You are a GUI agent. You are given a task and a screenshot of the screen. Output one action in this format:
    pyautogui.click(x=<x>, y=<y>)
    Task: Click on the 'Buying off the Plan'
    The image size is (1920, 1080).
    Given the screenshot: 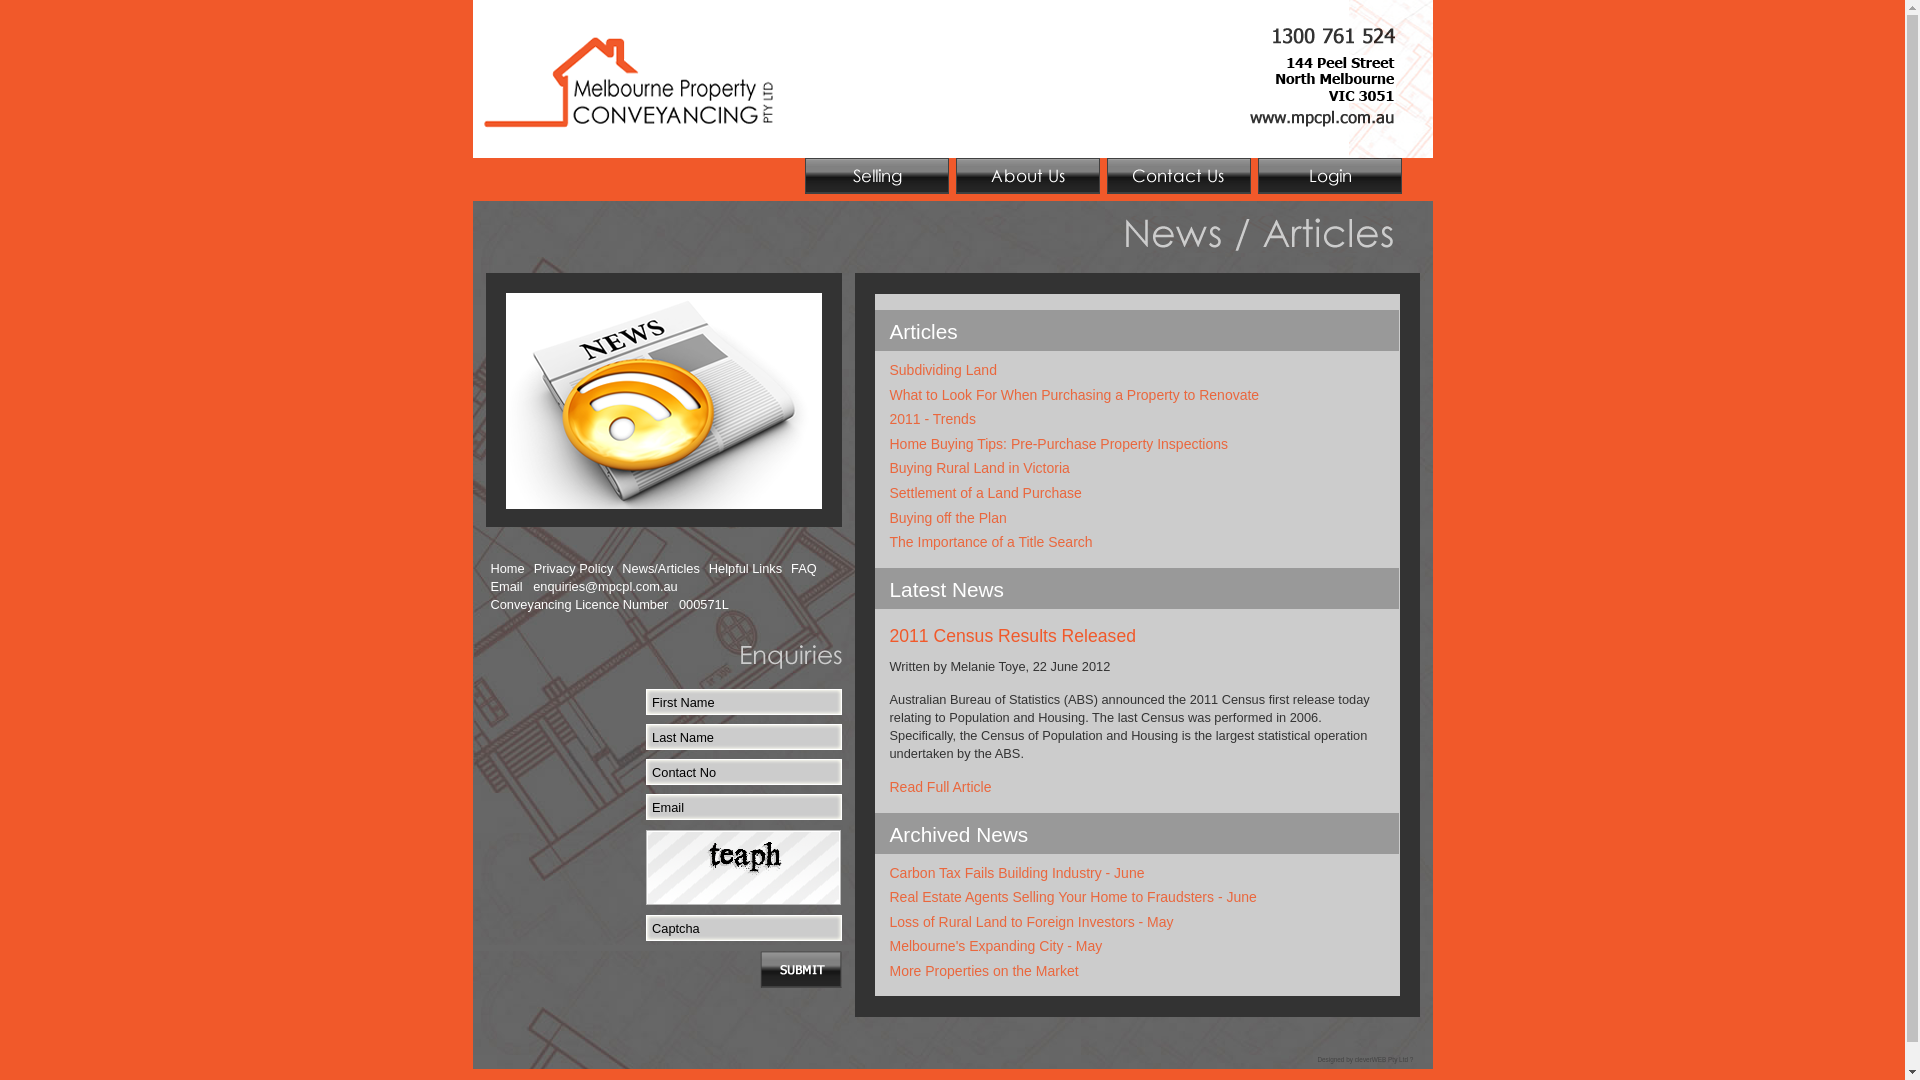 What is the action you would take?
    pyautogui.click(x=947, y=516)
    